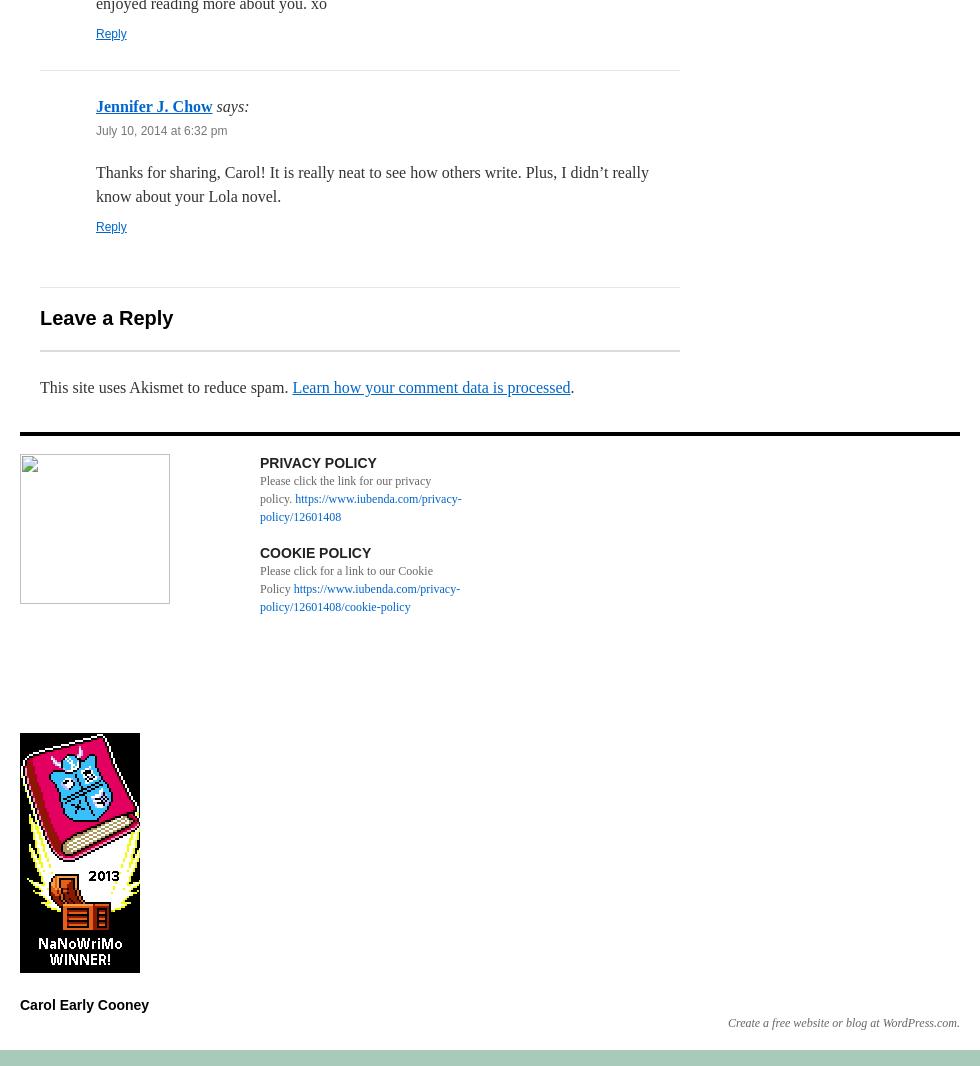  Describe the element at coordinates (106, 317) in the screenshot. I see `'Leave a Reply'` at that location.